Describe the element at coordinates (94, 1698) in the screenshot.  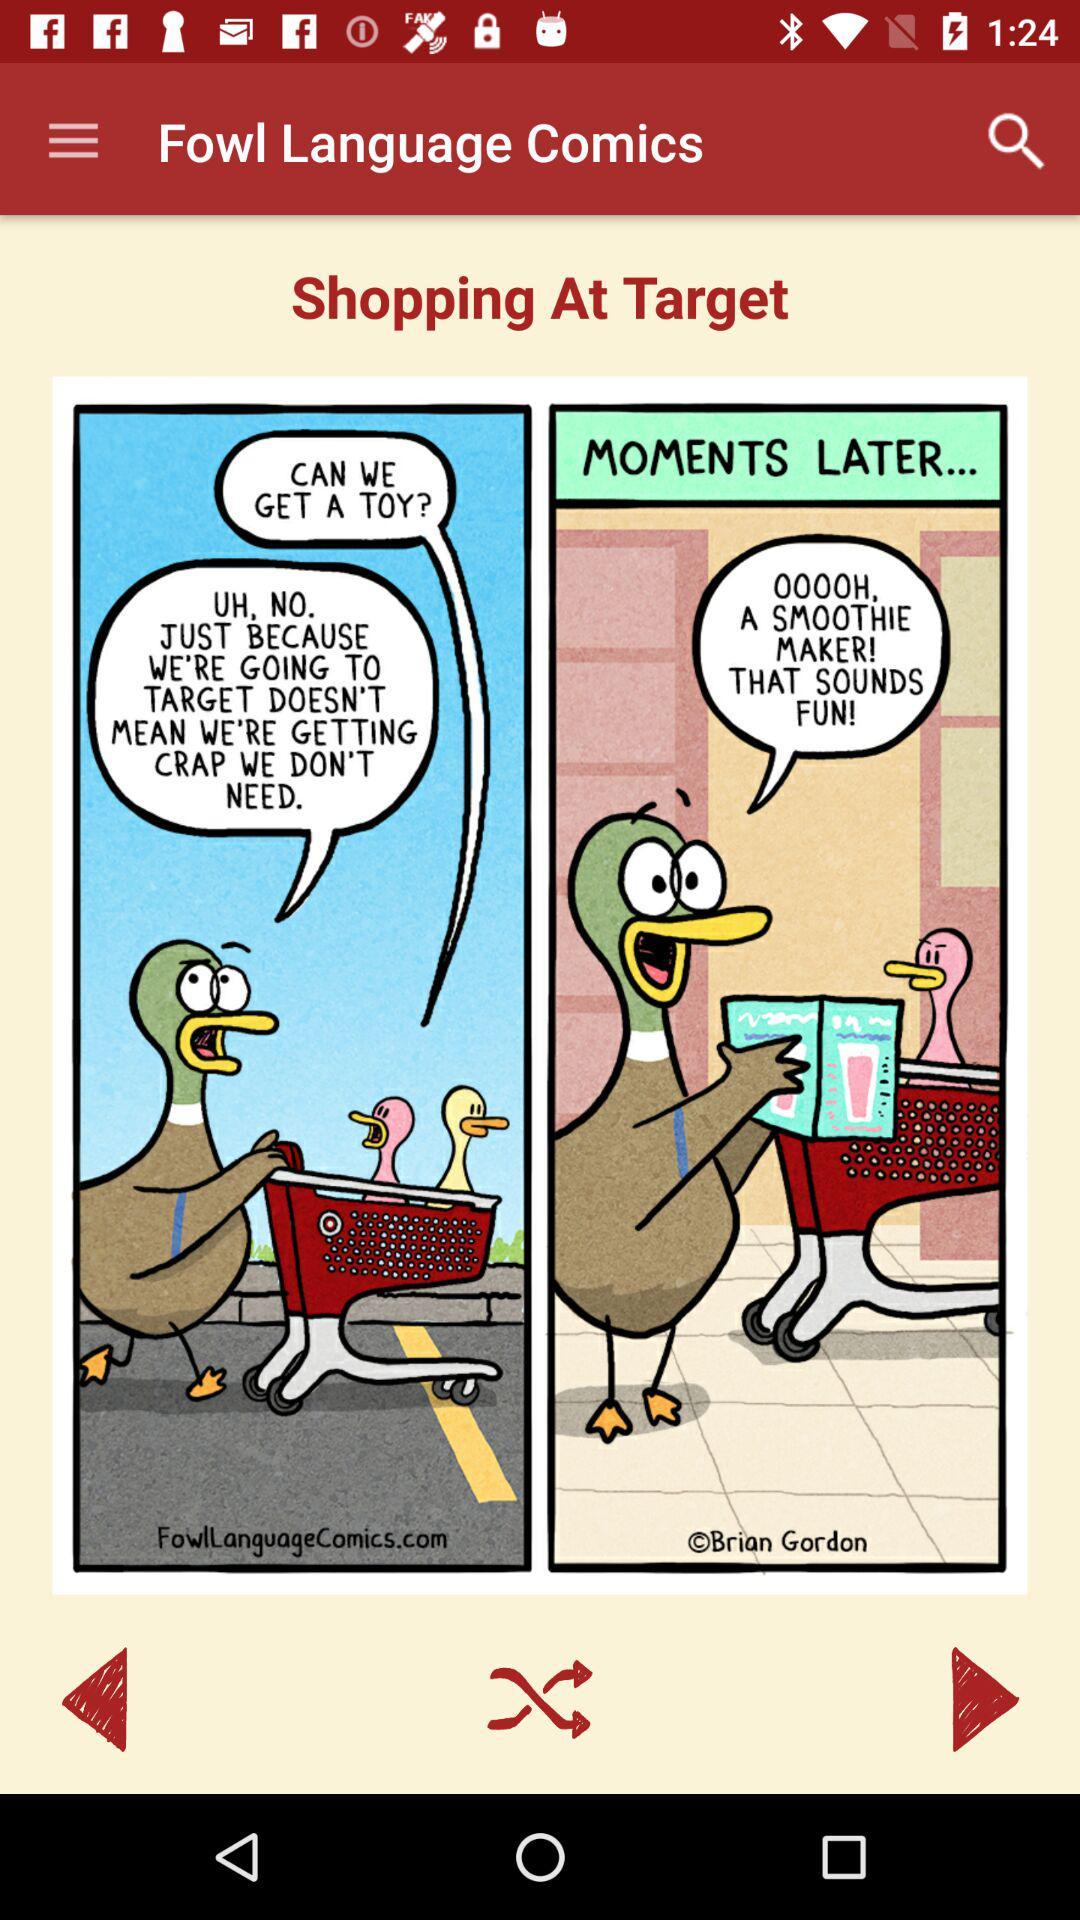
I see `the item at the bottom left corner` at that location.